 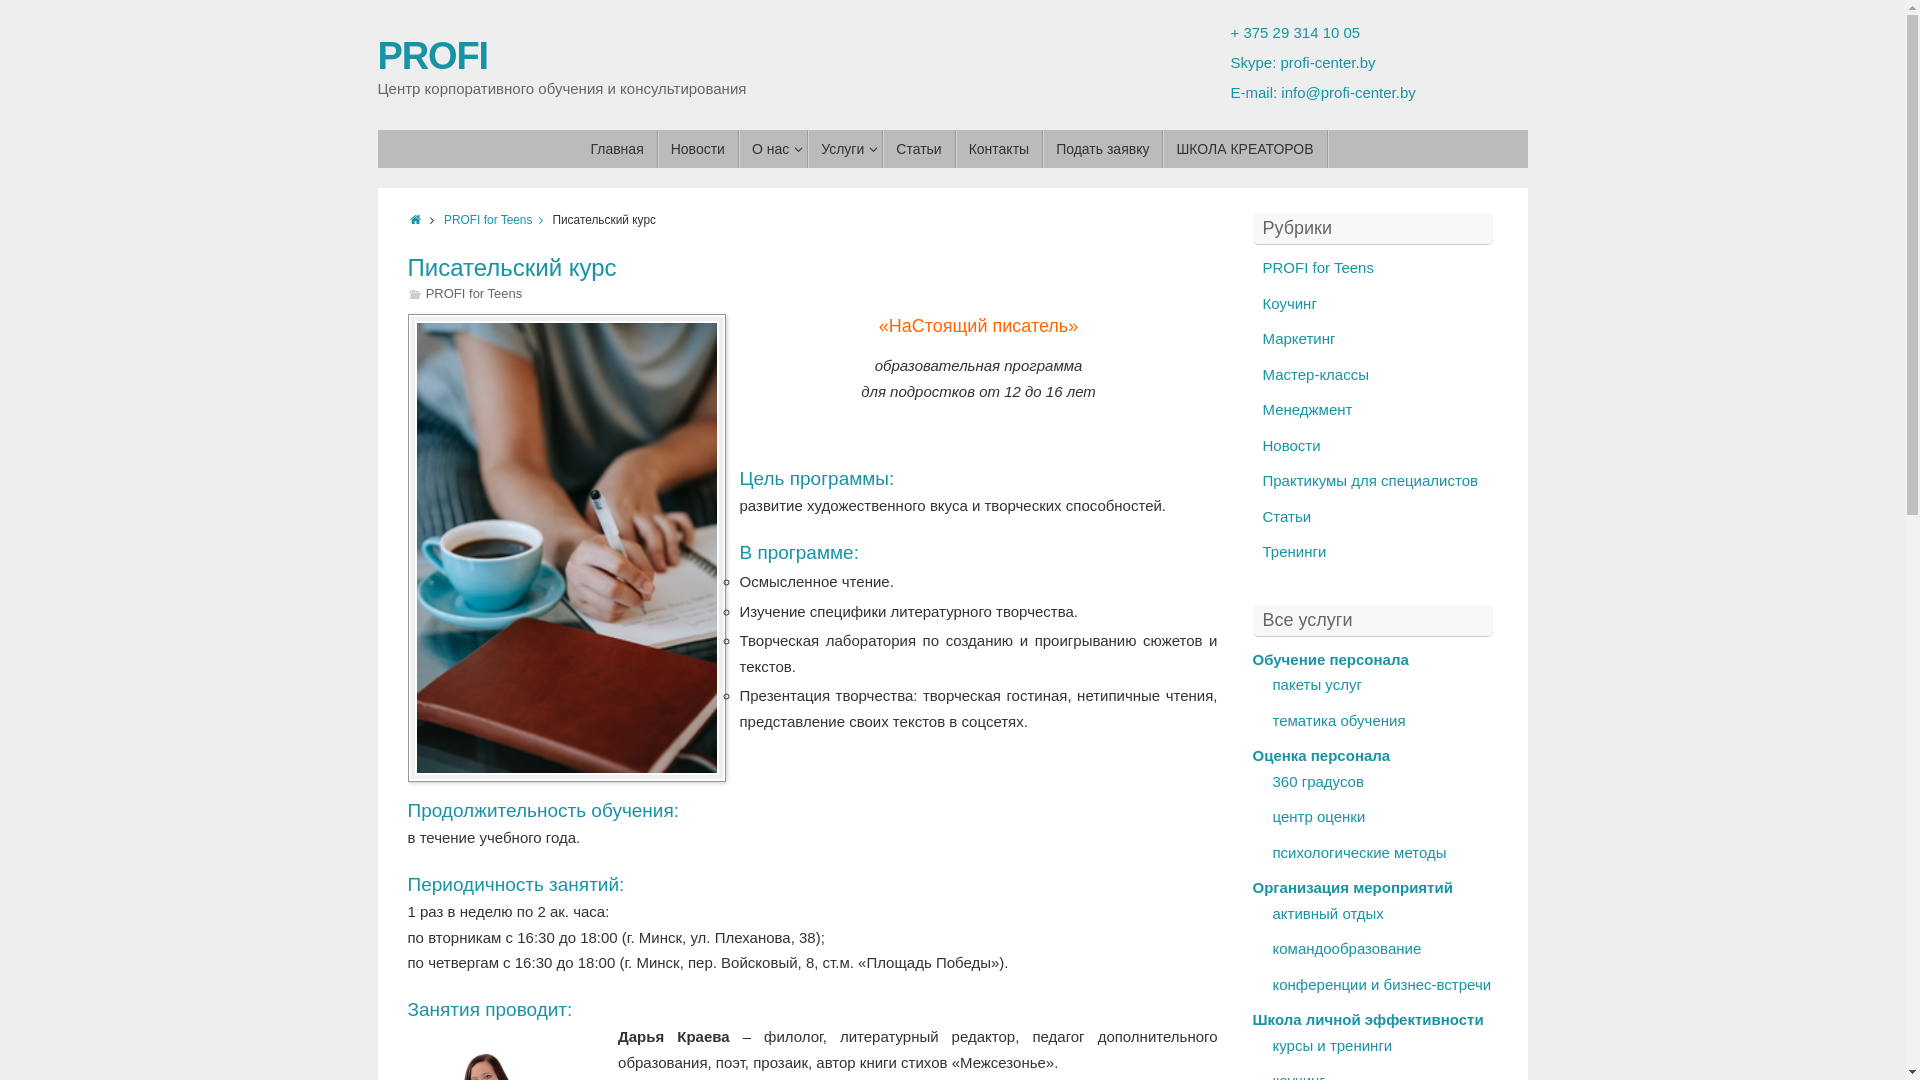 What do you see at coordinates (1281, 92) in the screenshot?
I see `'info@profi-center.by'` at bounding box center [1281, 92].